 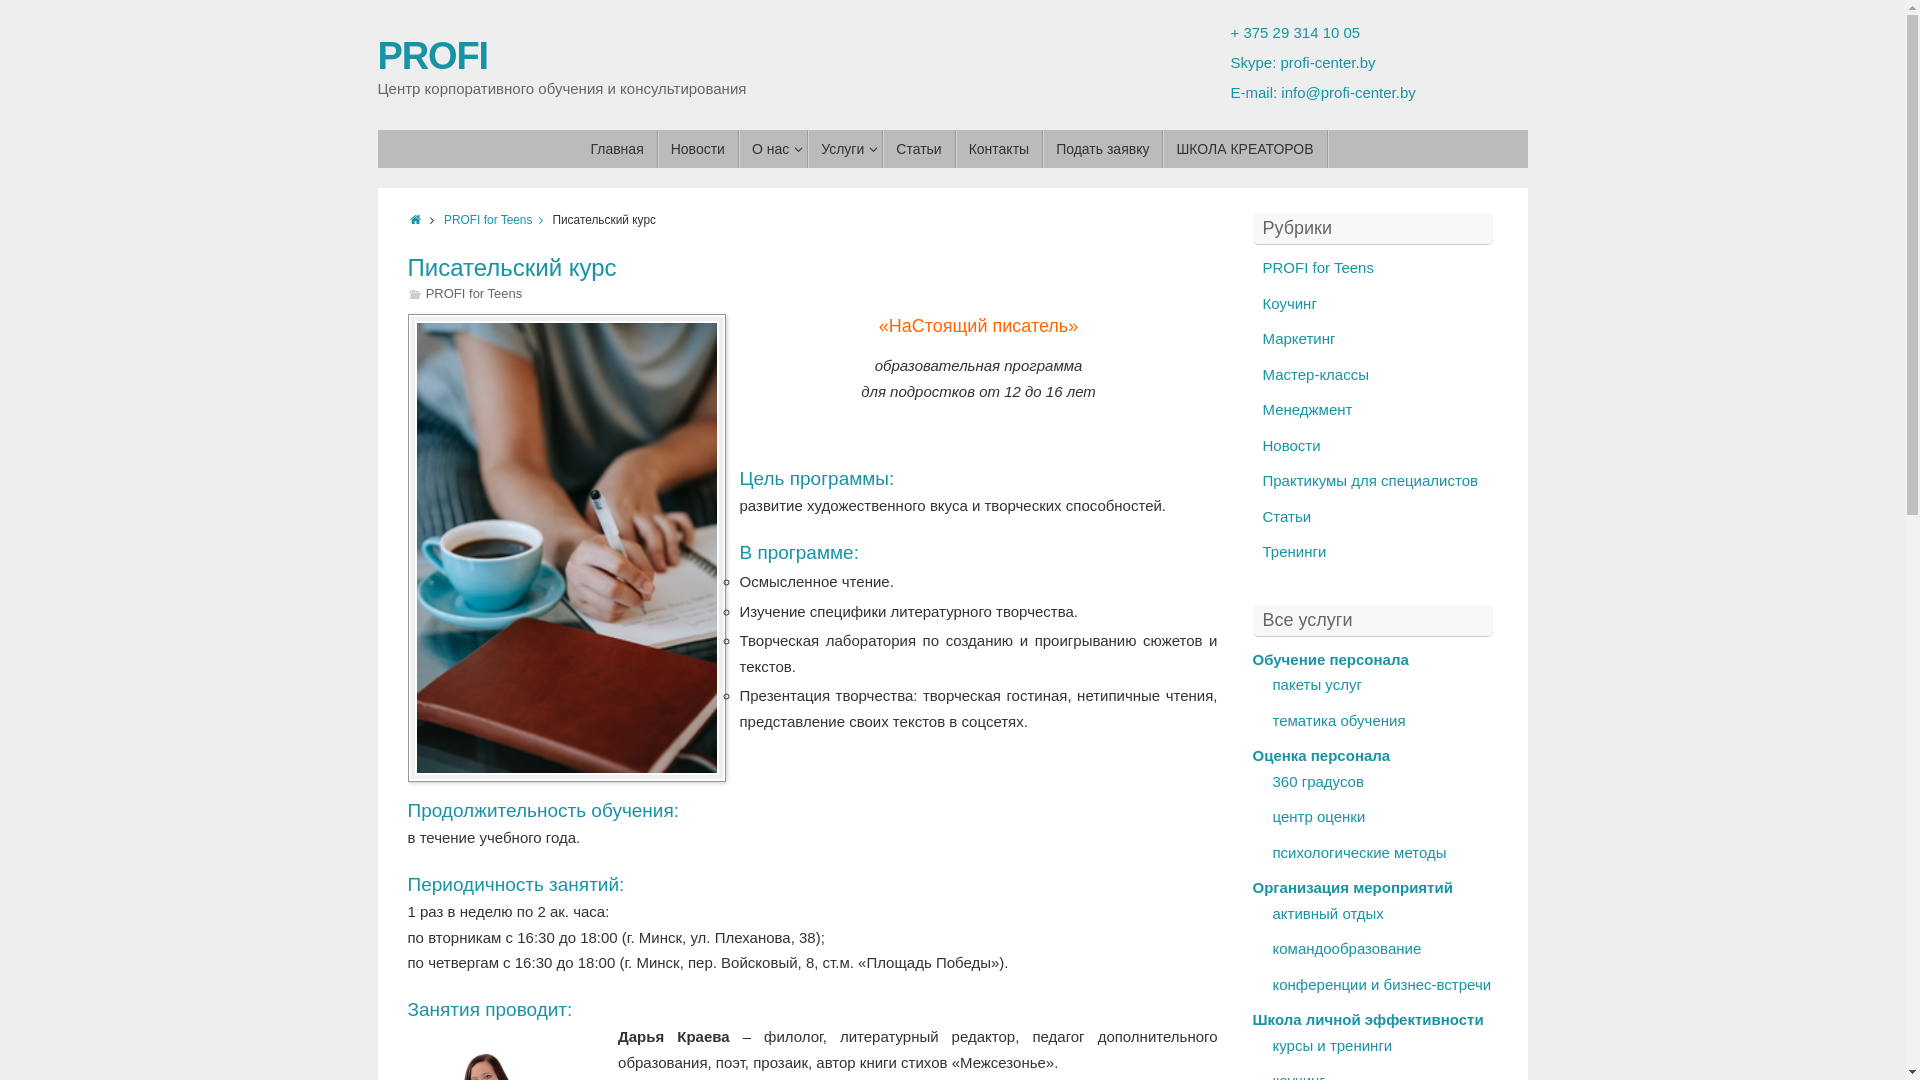 What do you see at coordinates (1281, 92) in the screenshot?
I see `'info@profi-center.by'` at bounding box center [1281, 92].